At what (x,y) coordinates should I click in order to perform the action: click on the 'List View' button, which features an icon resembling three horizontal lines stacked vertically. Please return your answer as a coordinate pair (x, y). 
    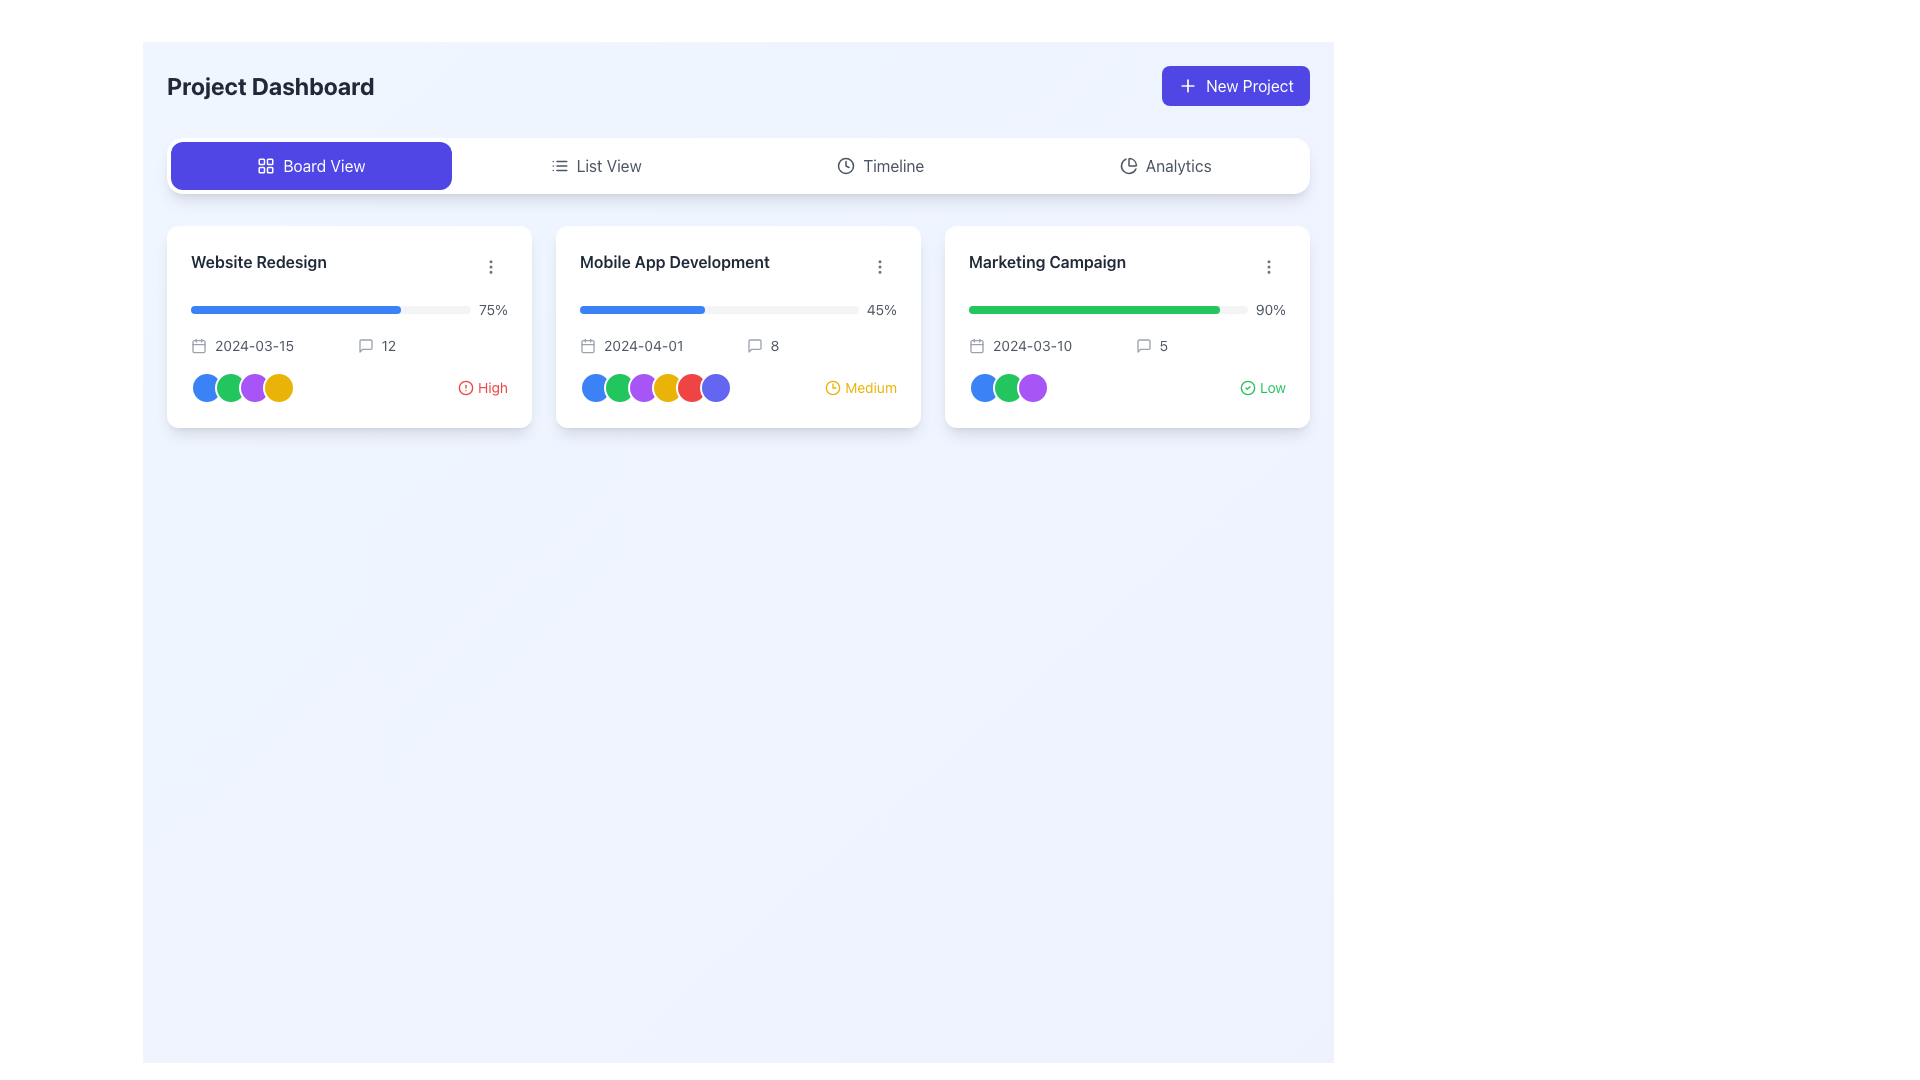
    Looking at the image, I should click on (559, 164).